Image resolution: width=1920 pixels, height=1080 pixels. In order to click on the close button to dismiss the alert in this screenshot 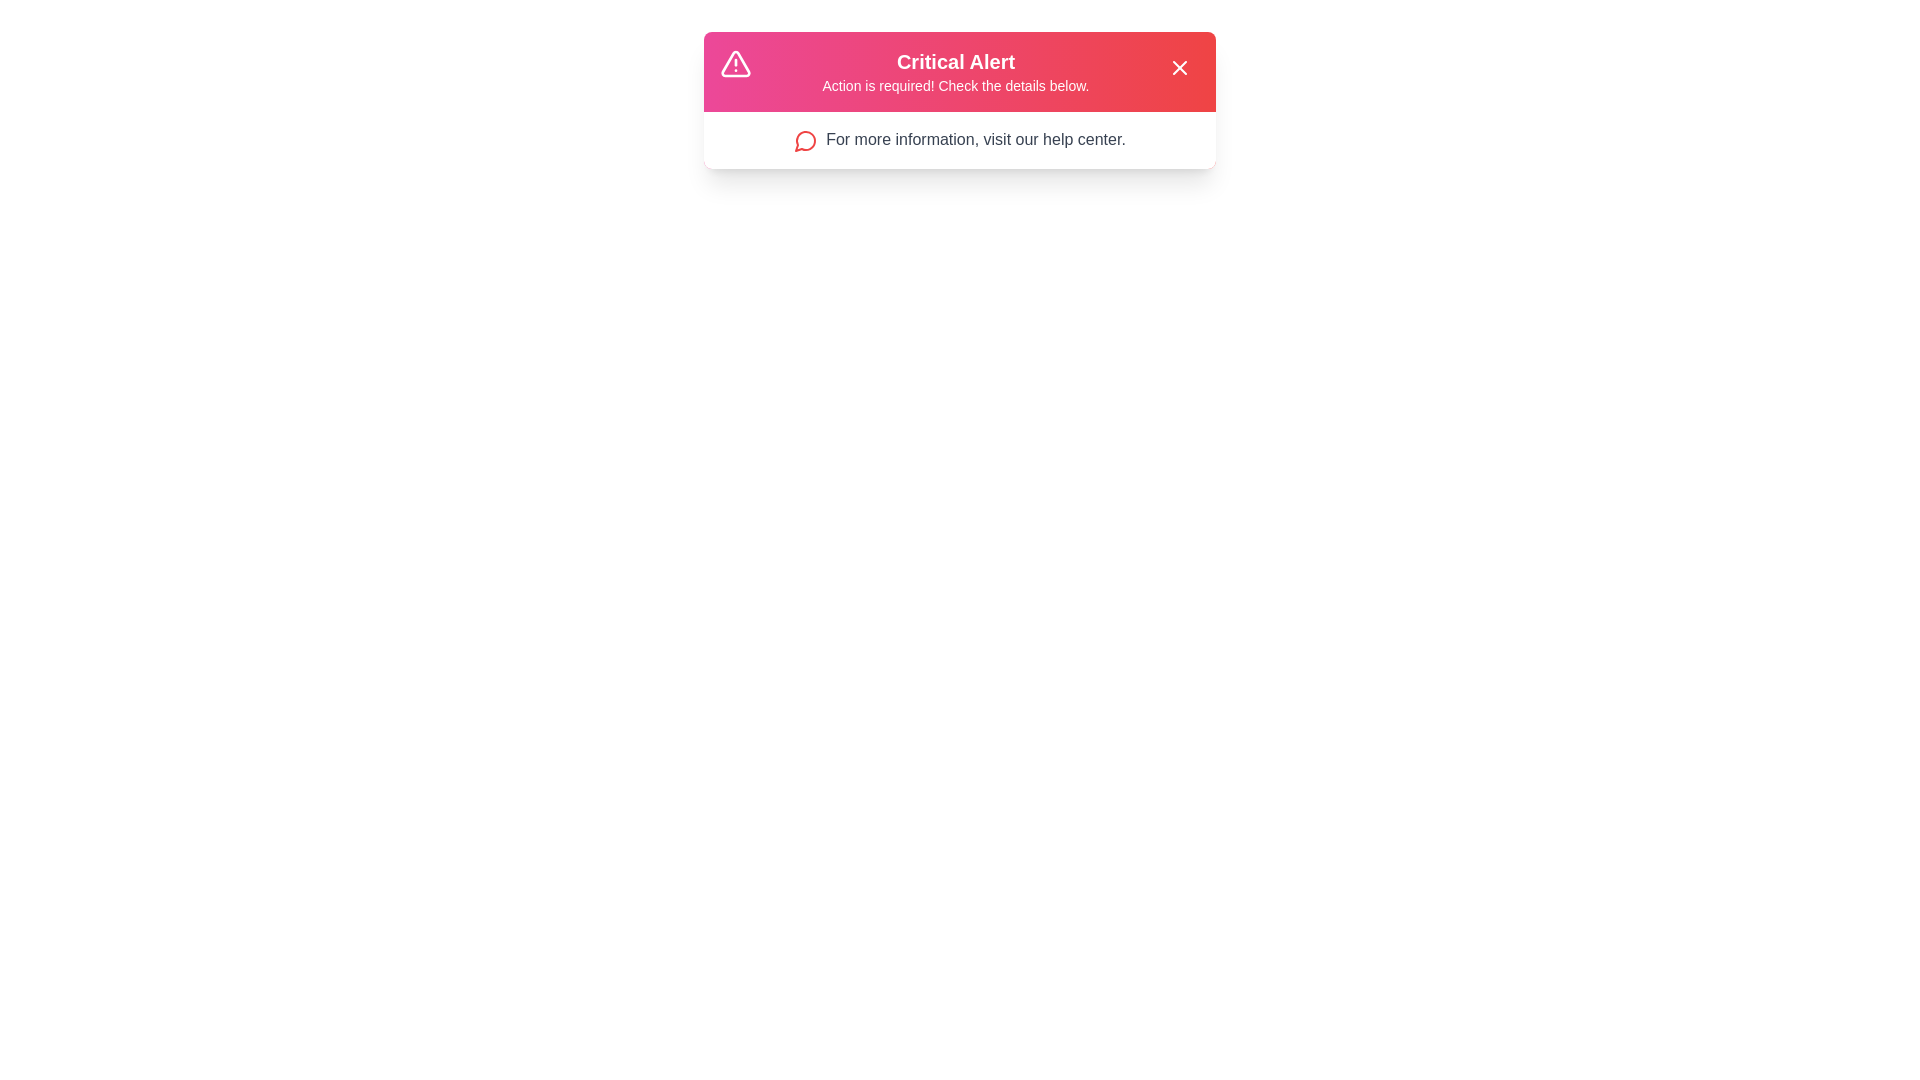, I will do `click(1180, 67)`.